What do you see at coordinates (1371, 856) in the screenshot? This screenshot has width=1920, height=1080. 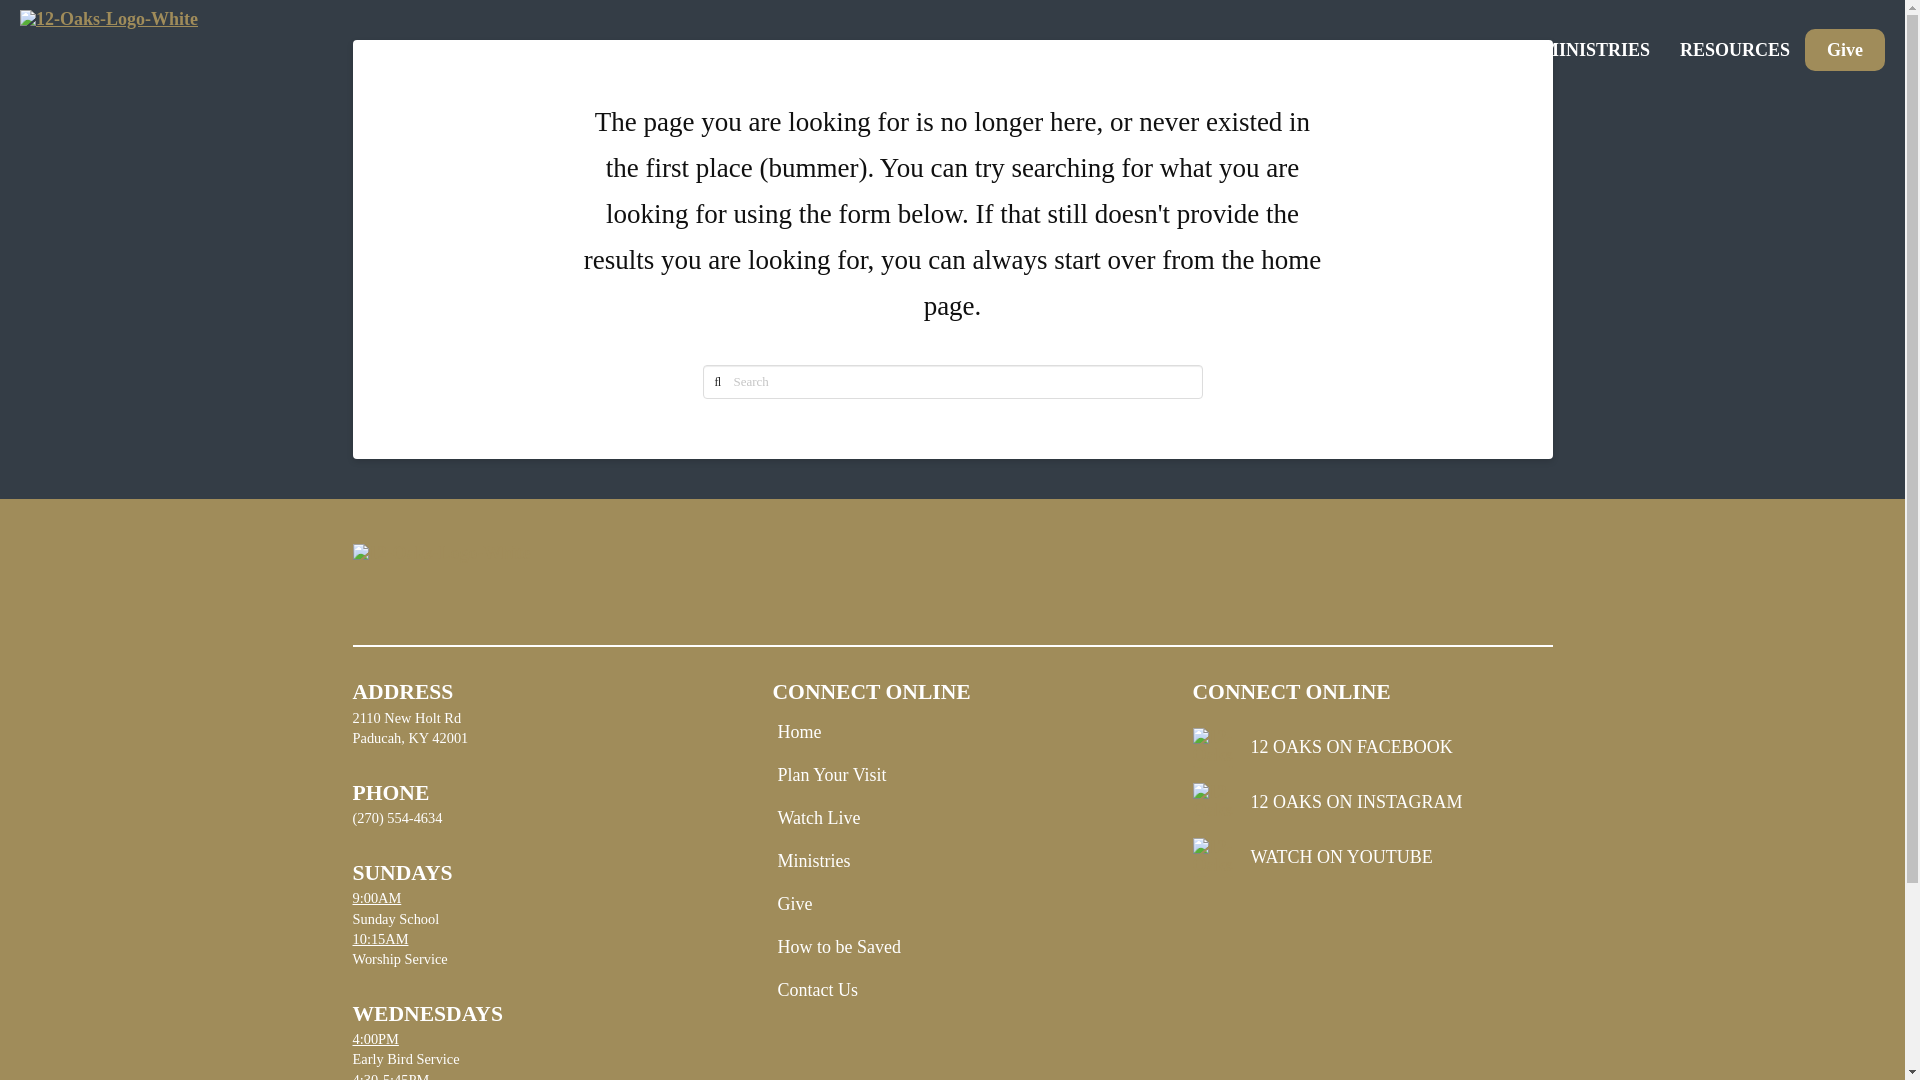 I see `'WATCH ON YOUTUBE'` at bounding box center [1371, 856].